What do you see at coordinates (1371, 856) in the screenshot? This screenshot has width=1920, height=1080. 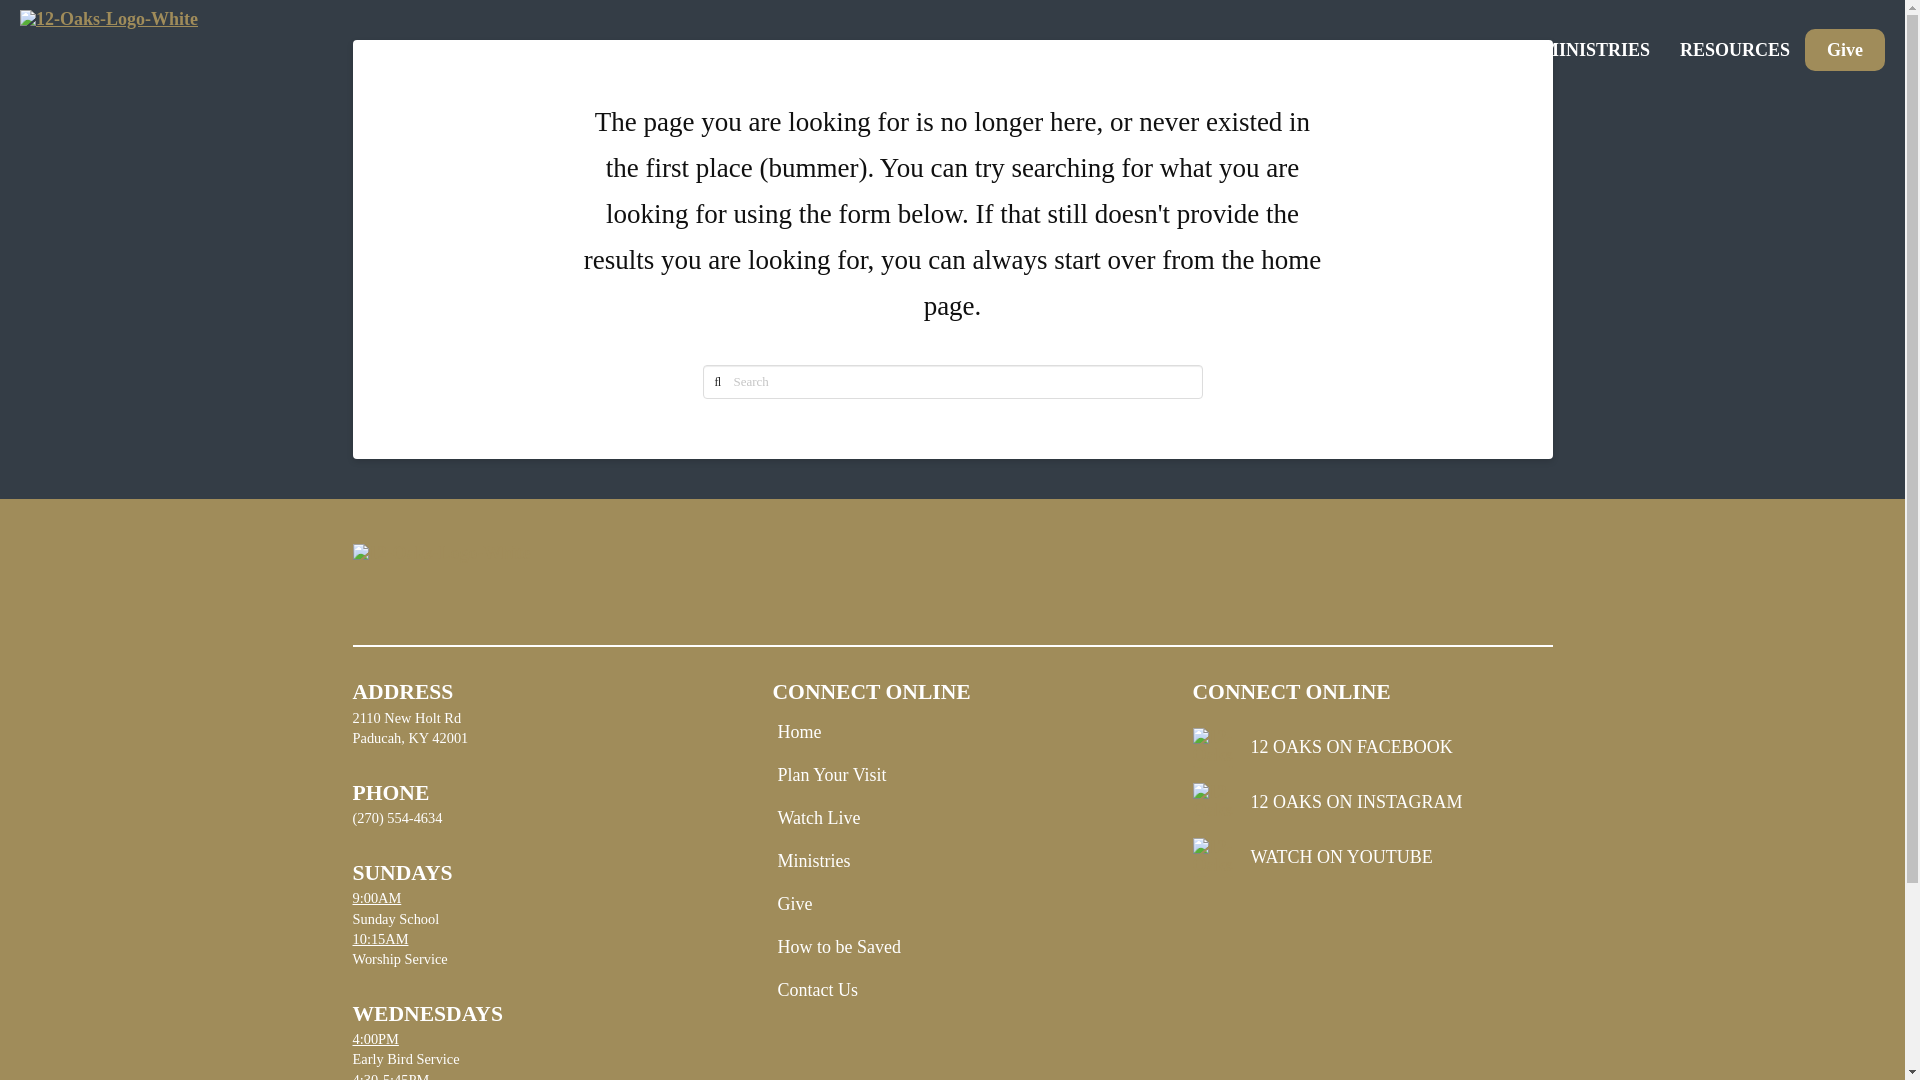 I see `'WATCH ON YOUTUBE'` at bounding box center [1371, 856].